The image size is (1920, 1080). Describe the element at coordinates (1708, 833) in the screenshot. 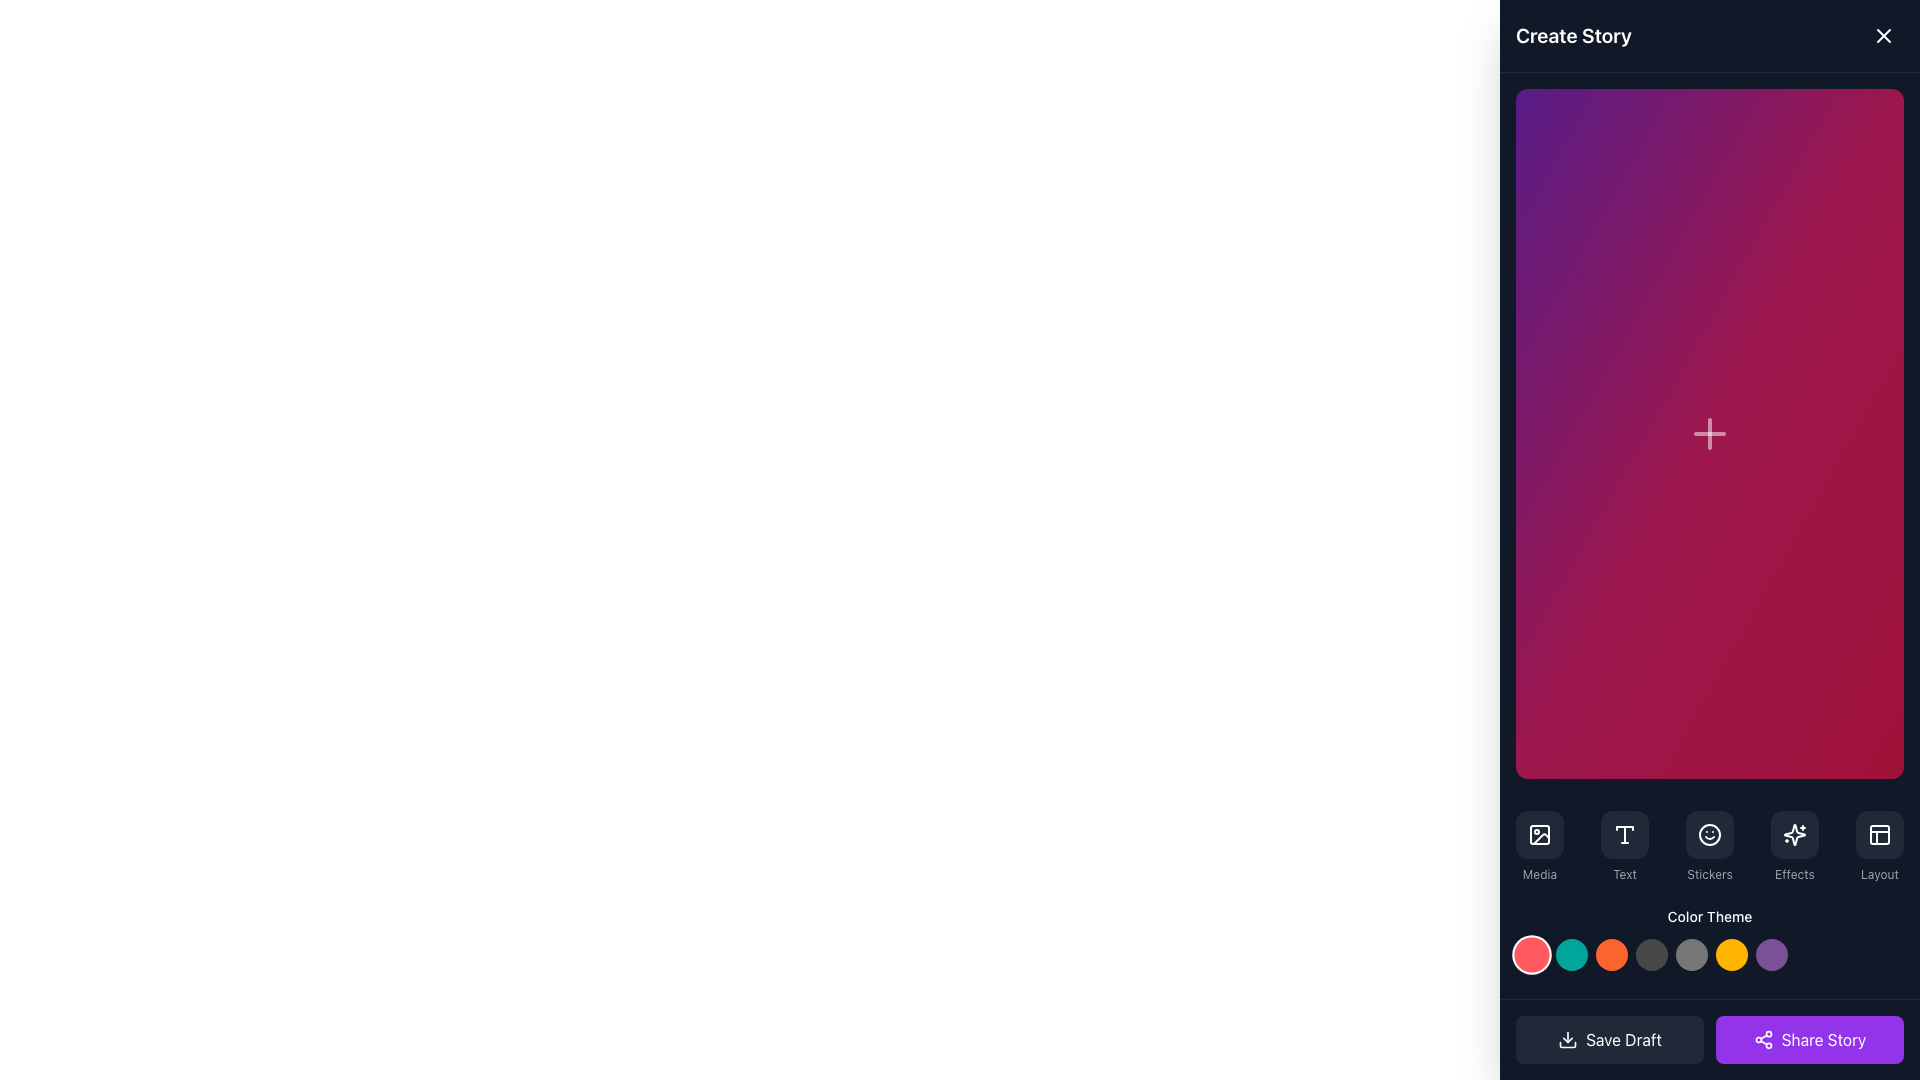

I see `the small circular smiley face icon button located in the bottom section of the interface, part of the button group on the right-hand side` at that location.